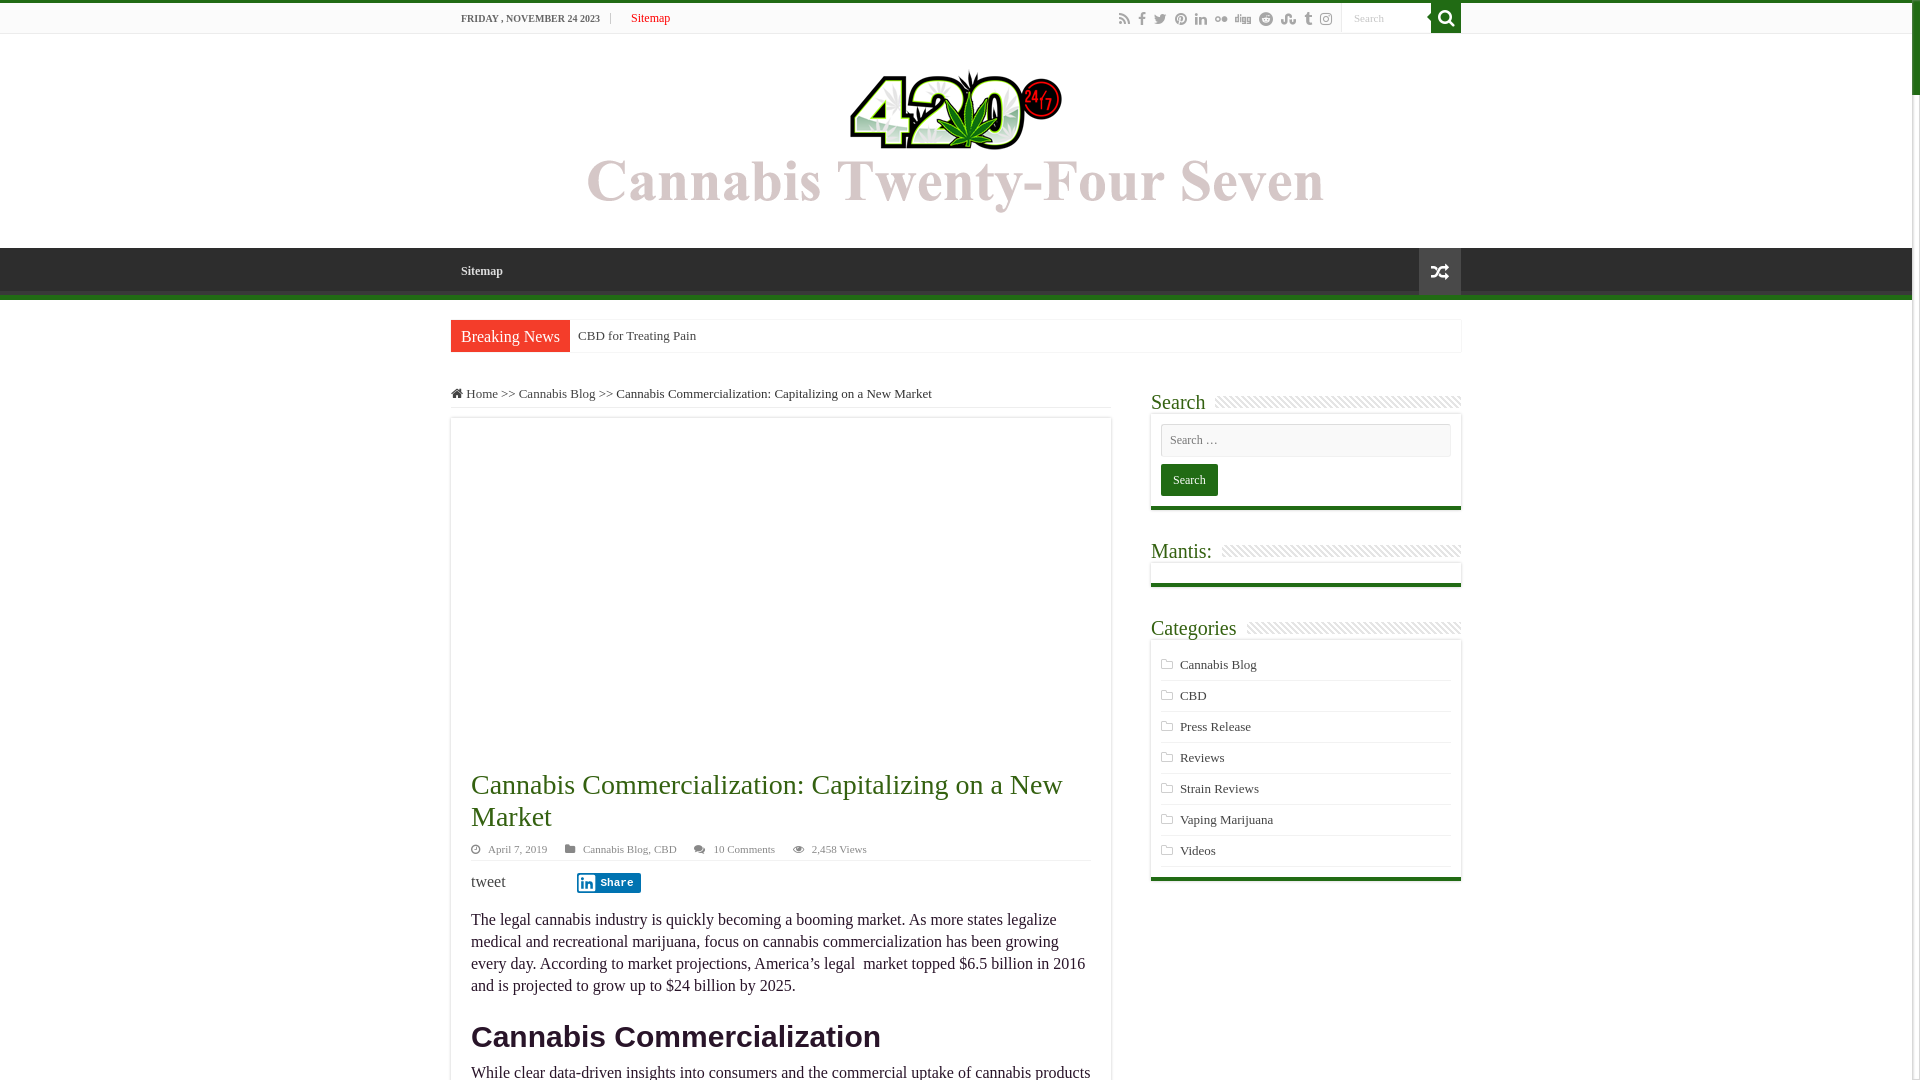 The width and height of the screenshot is (1920, 1080). What do you see at coordinates (1180, 726) in the screenshot?
I see `'Press Release'` at bounding box center [1180, 726].